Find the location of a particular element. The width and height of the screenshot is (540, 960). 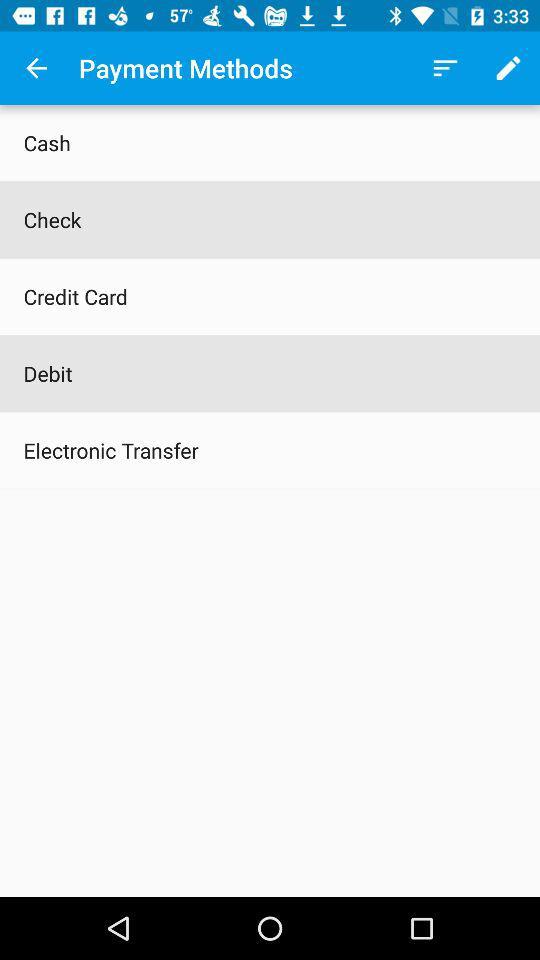

the icon to the left of payment methods is located at coordinates (36, 68).